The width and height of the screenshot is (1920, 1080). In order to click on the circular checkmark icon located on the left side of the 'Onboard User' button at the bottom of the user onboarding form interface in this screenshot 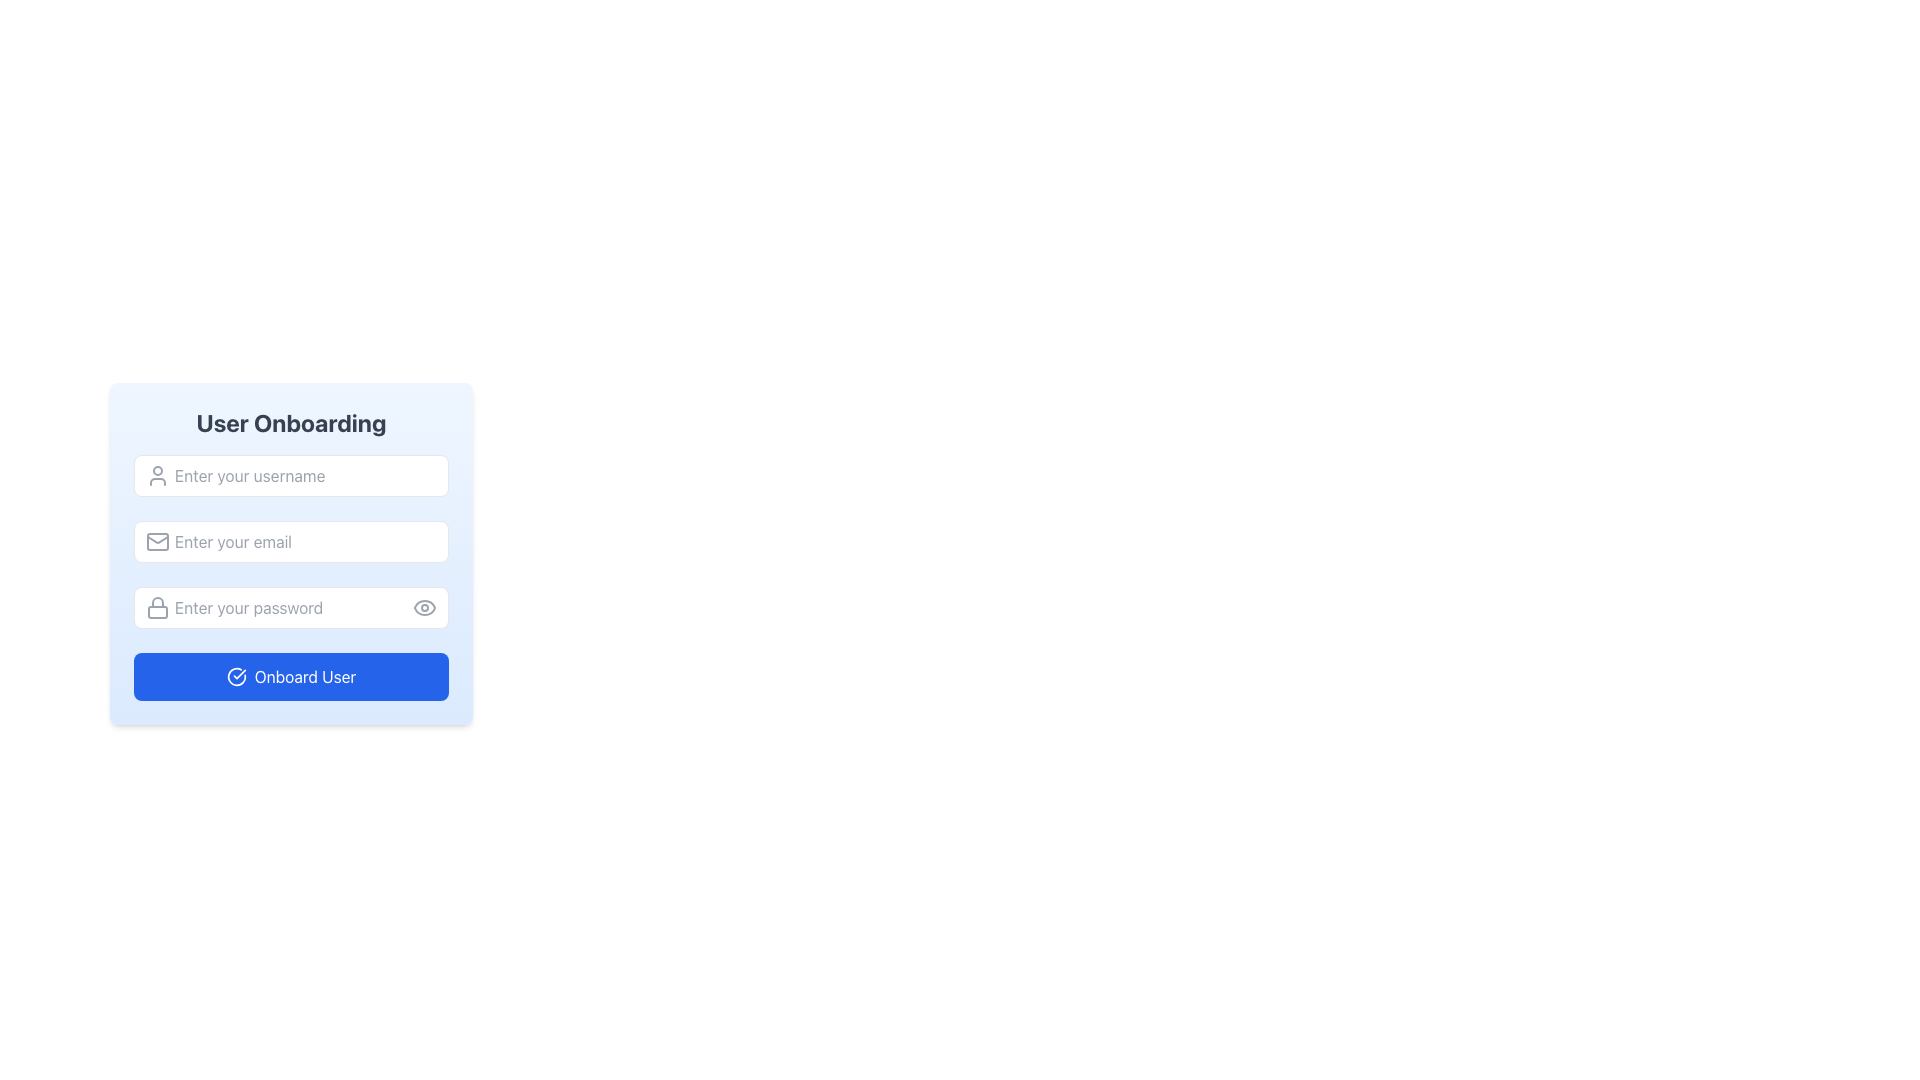, I will do `click(236, 676)`.